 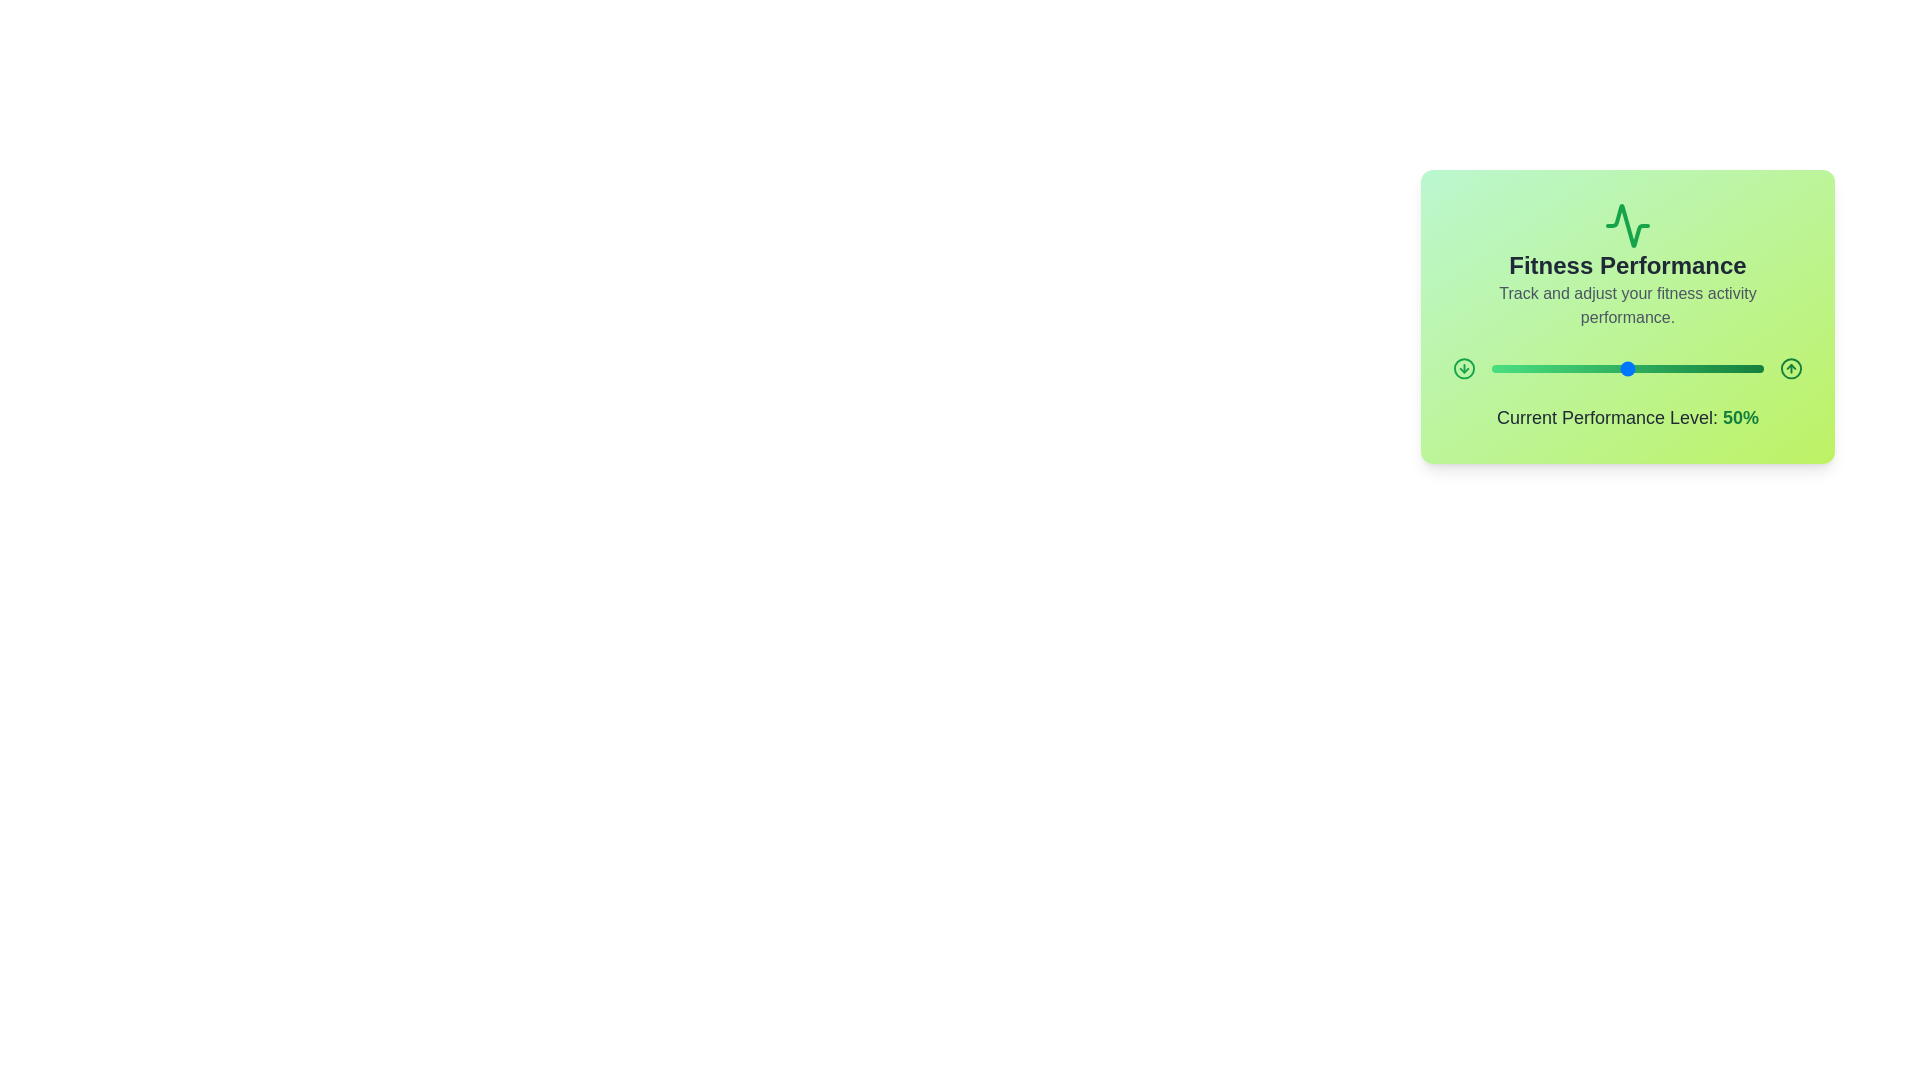 I want to click on the down arrow button to decrease the performance level, so click(x=1464, y=369).